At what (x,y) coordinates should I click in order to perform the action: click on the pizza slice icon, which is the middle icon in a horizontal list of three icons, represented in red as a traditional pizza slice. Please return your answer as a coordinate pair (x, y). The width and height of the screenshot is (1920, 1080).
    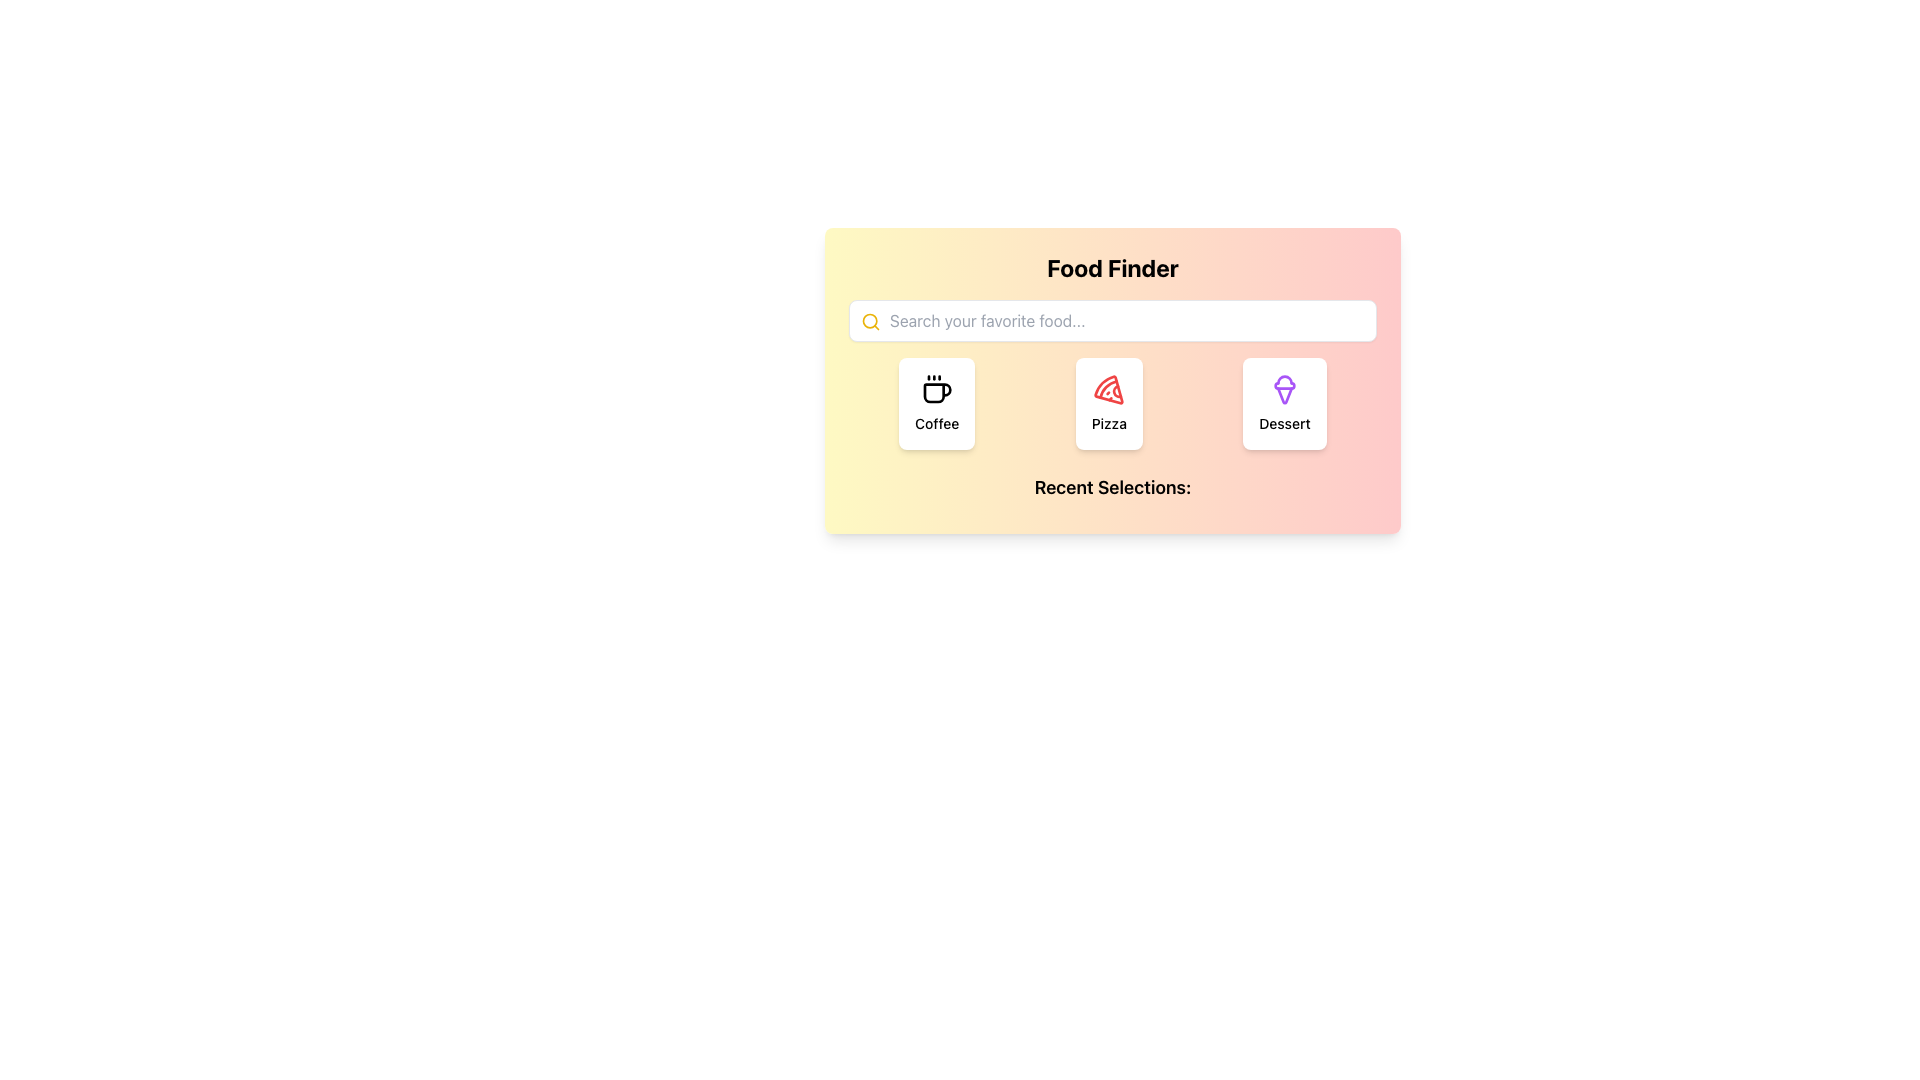
    Looking at the image, I should click on (1108, 389).